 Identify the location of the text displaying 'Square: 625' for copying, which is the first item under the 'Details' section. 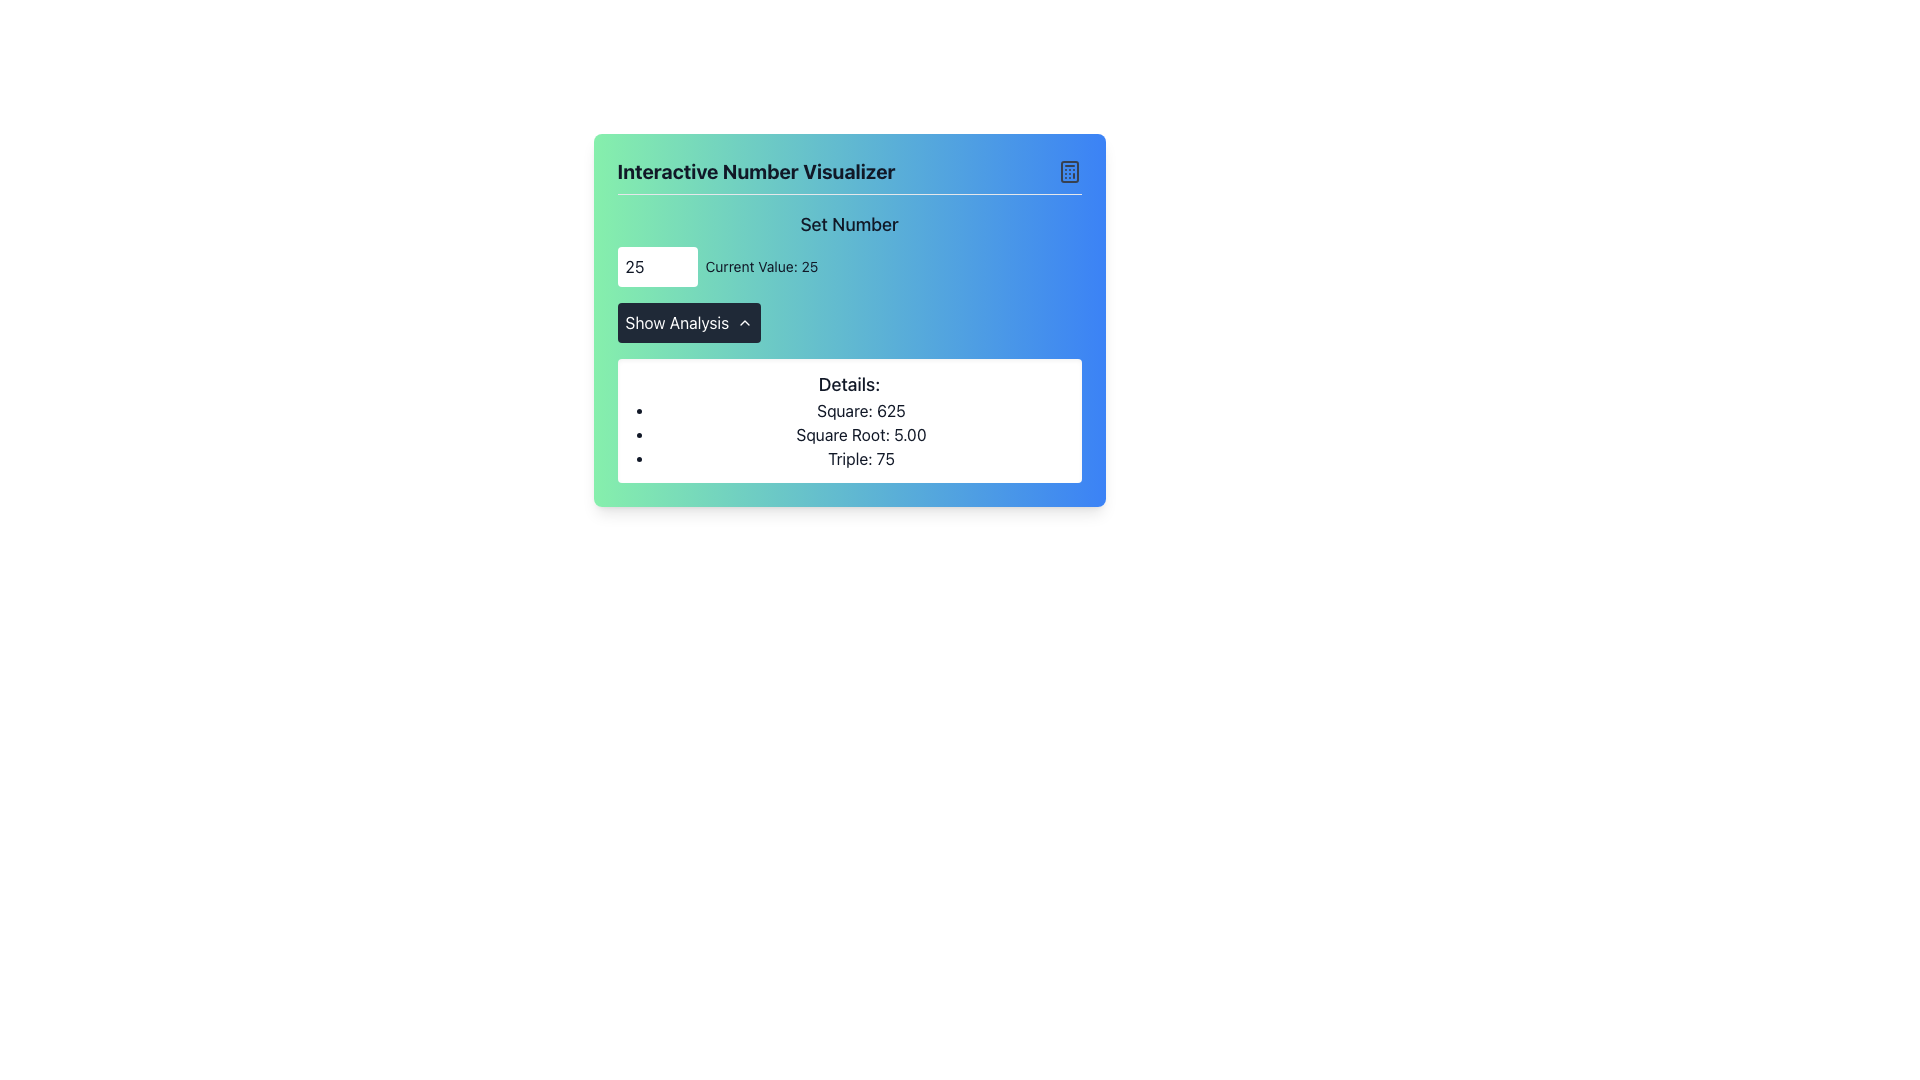
(861, 410).